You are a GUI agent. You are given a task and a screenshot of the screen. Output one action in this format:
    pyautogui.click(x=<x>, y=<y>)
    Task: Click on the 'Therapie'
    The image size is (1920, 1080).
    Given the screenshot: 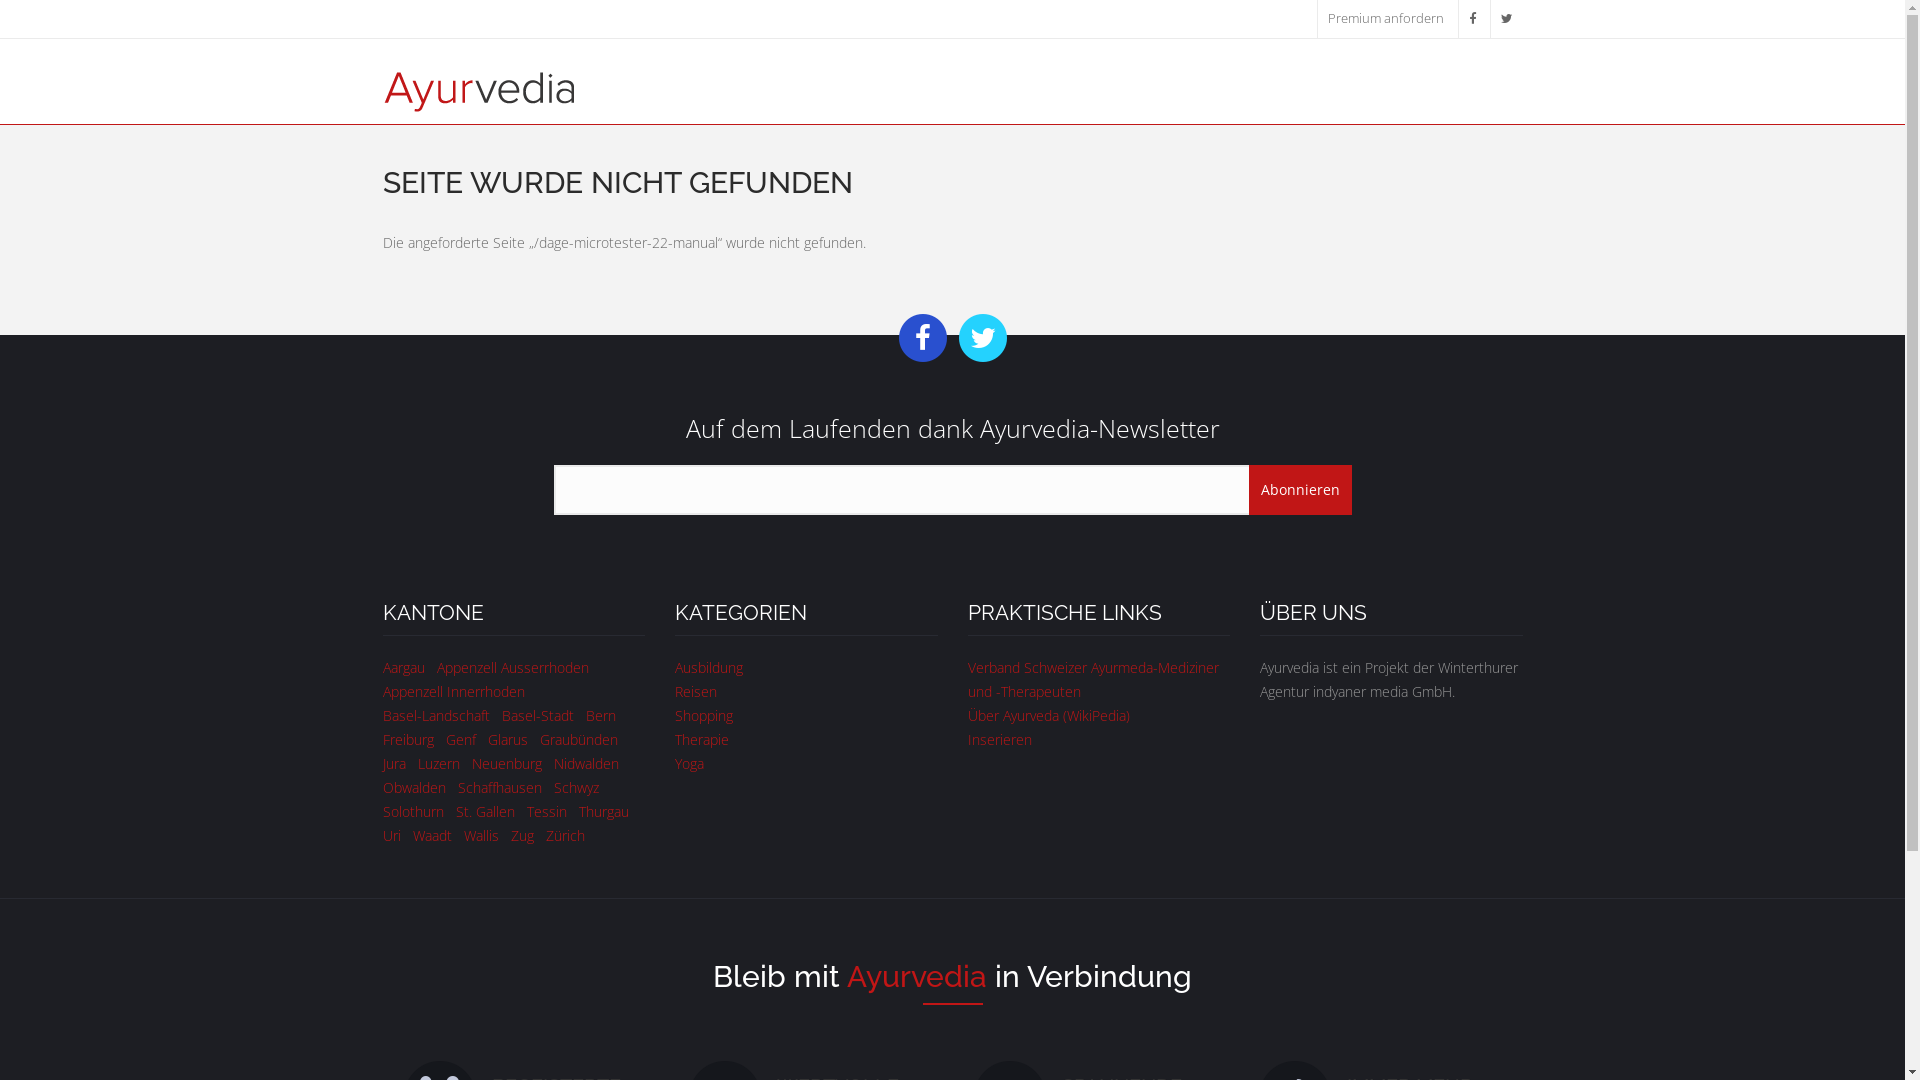 What is the action you would take?
    pyautogui.click(x=675, y=739)
    